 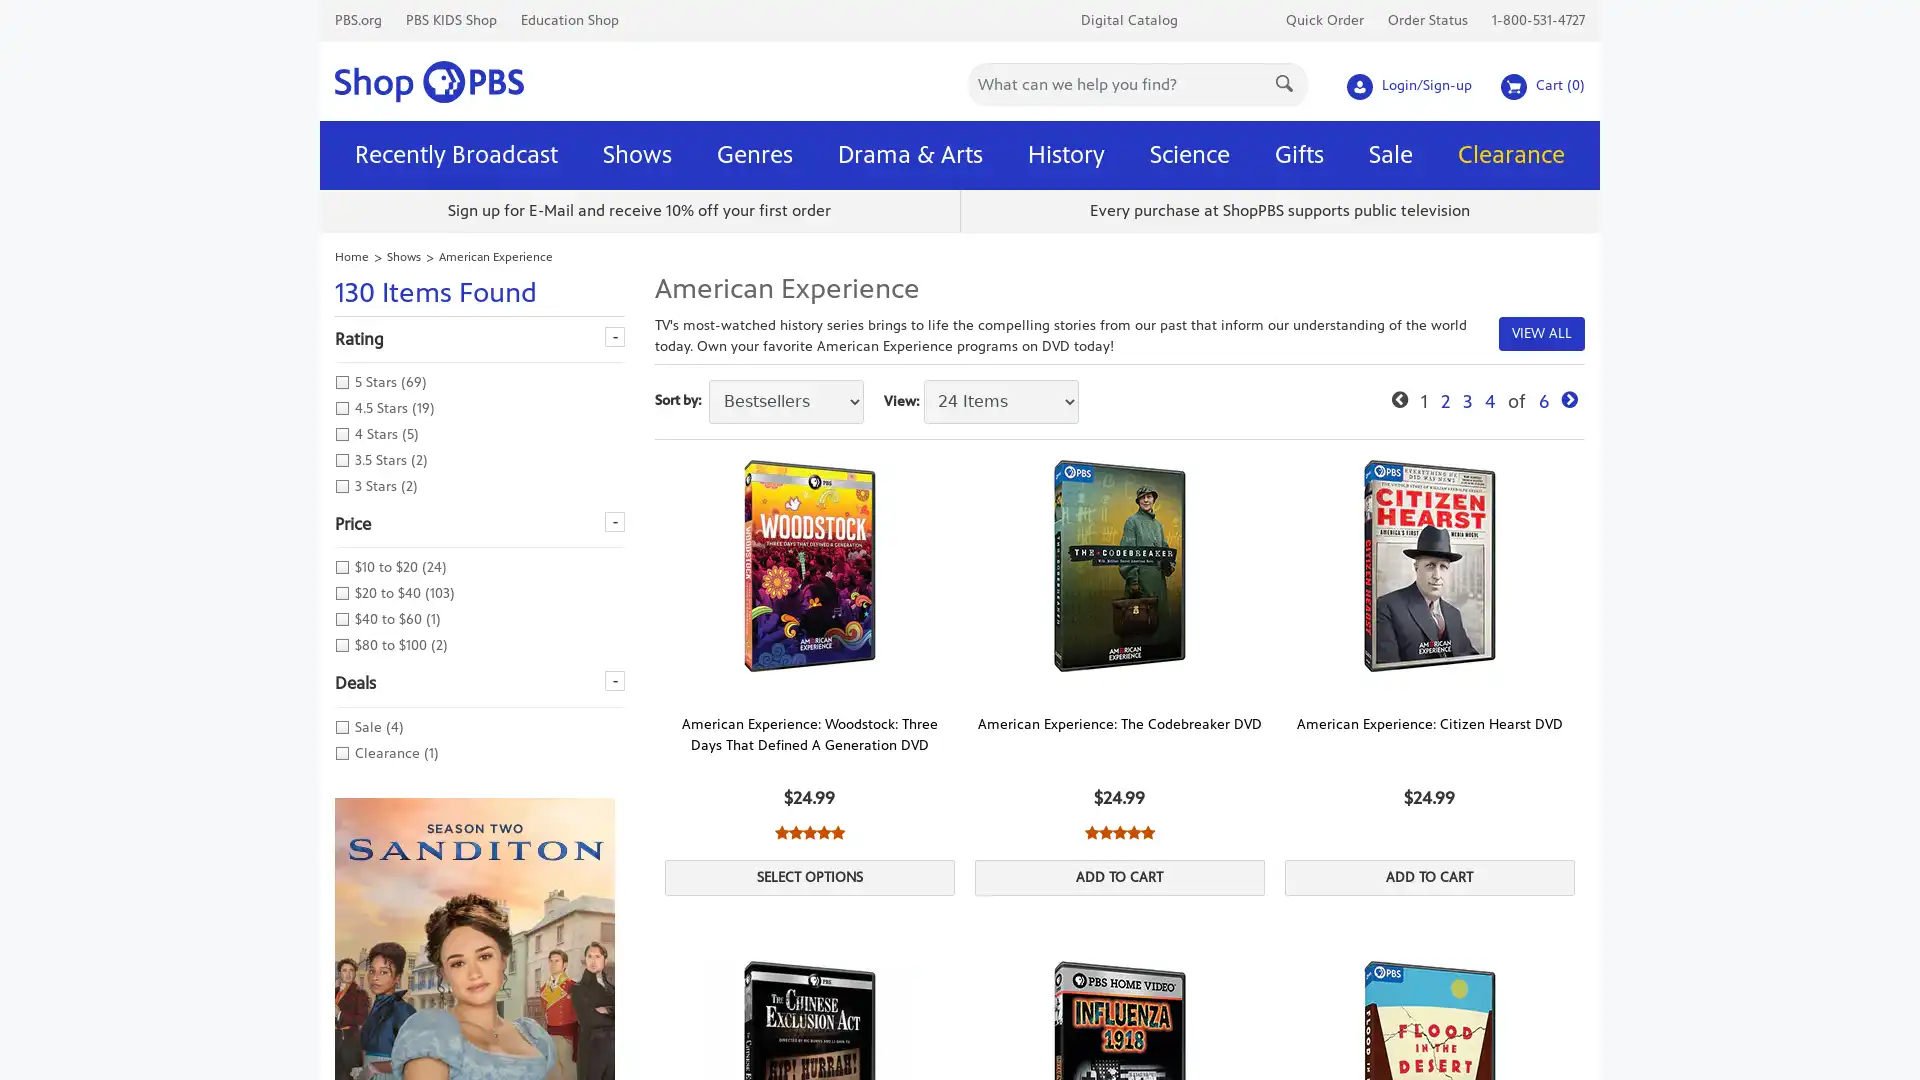 I want to click on VIEW ALL, so click(x=1539, y=331).